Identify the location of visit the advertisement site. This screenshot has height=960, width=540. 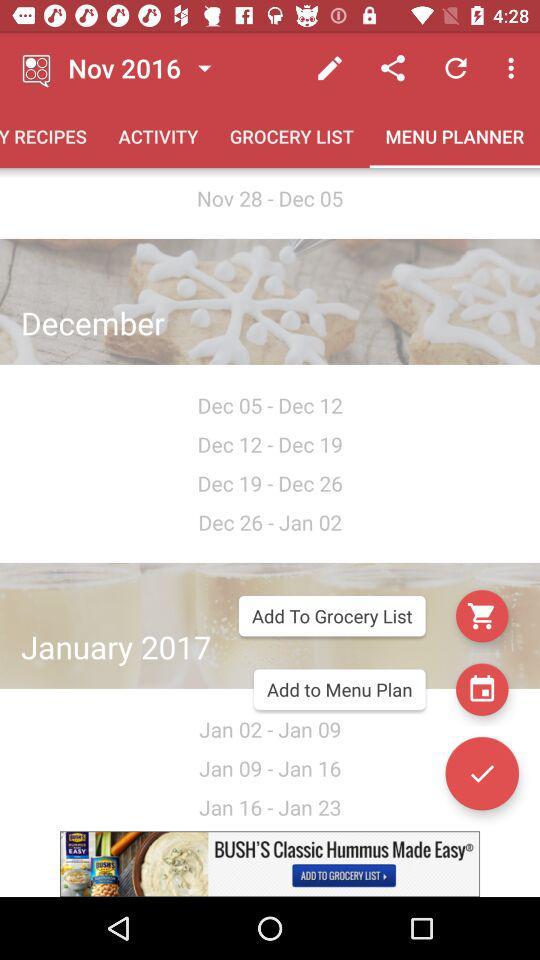
(270, 863).